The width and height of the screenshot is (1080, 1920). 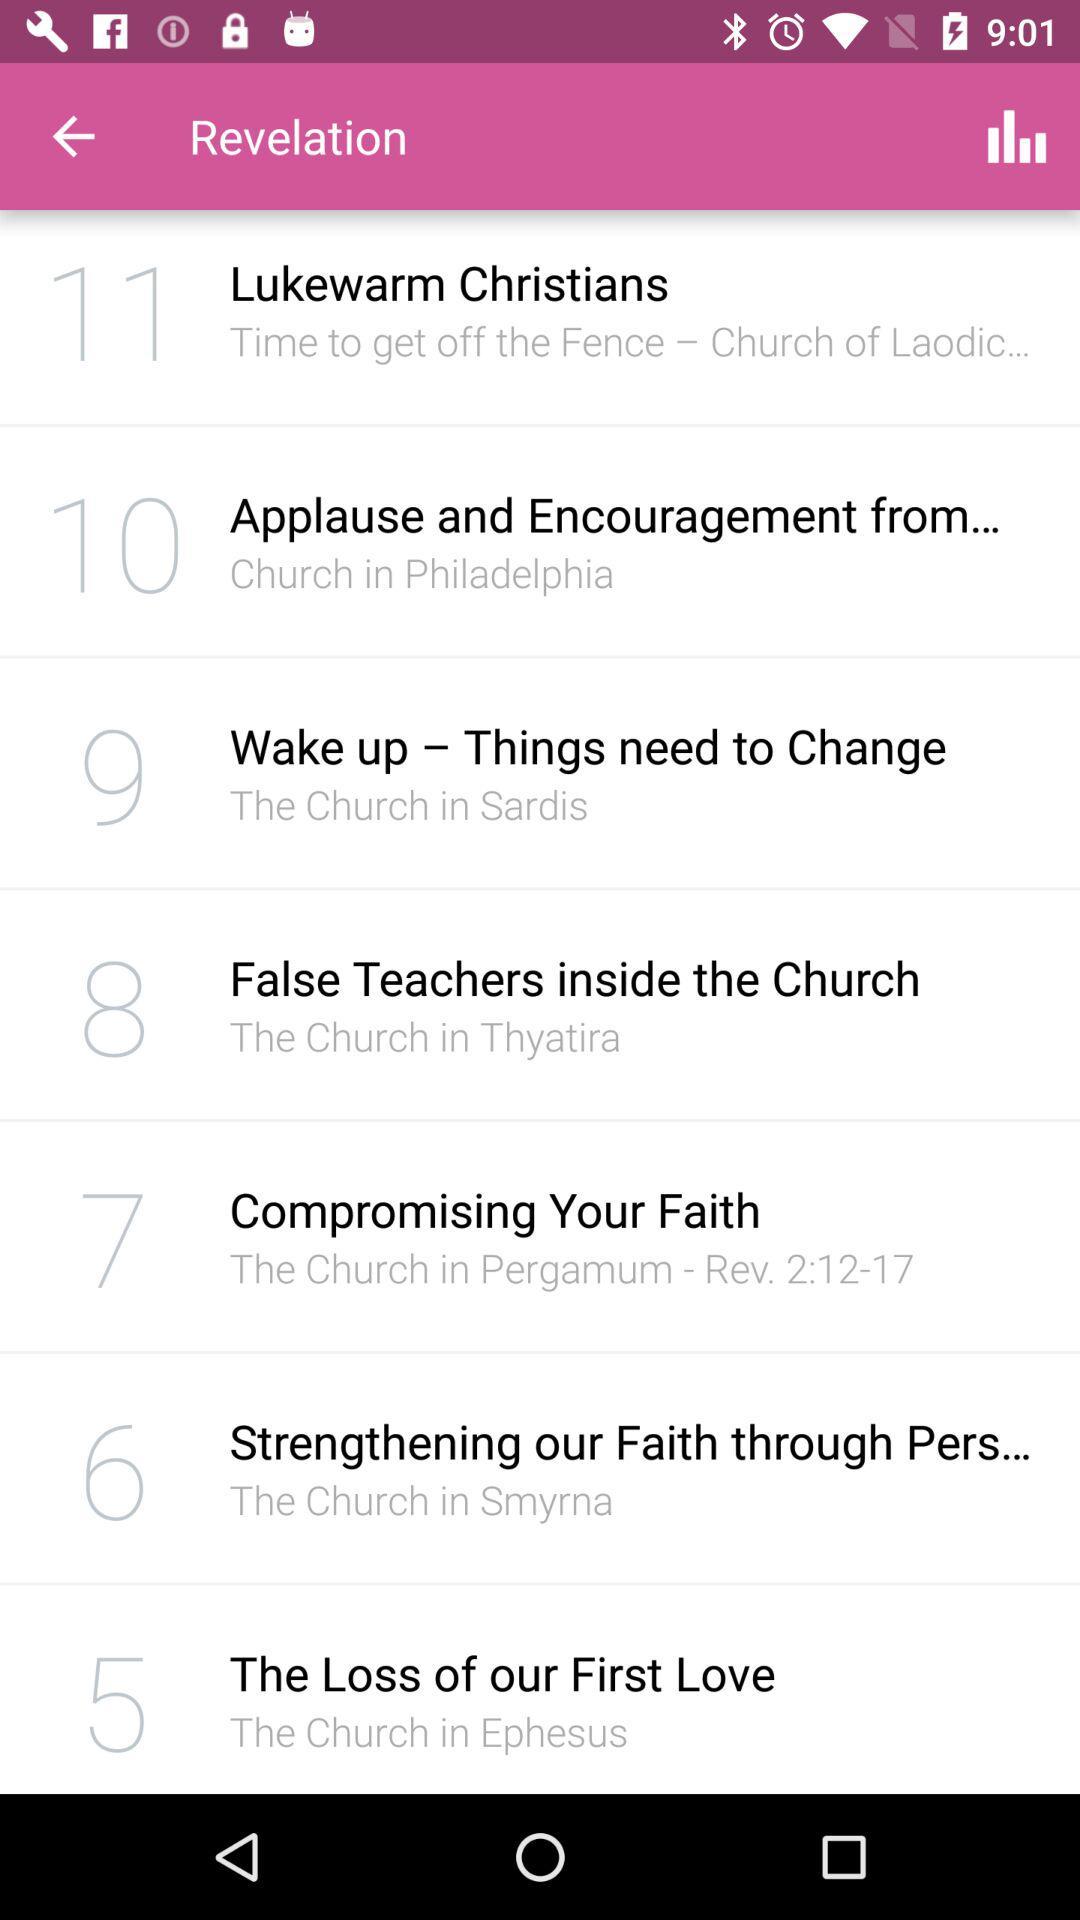 What do you see at coordinates (114, 1468) in the screenshot?
I see `the item to the left of the strengthening our faith item` at bounding box center [114, 1468].